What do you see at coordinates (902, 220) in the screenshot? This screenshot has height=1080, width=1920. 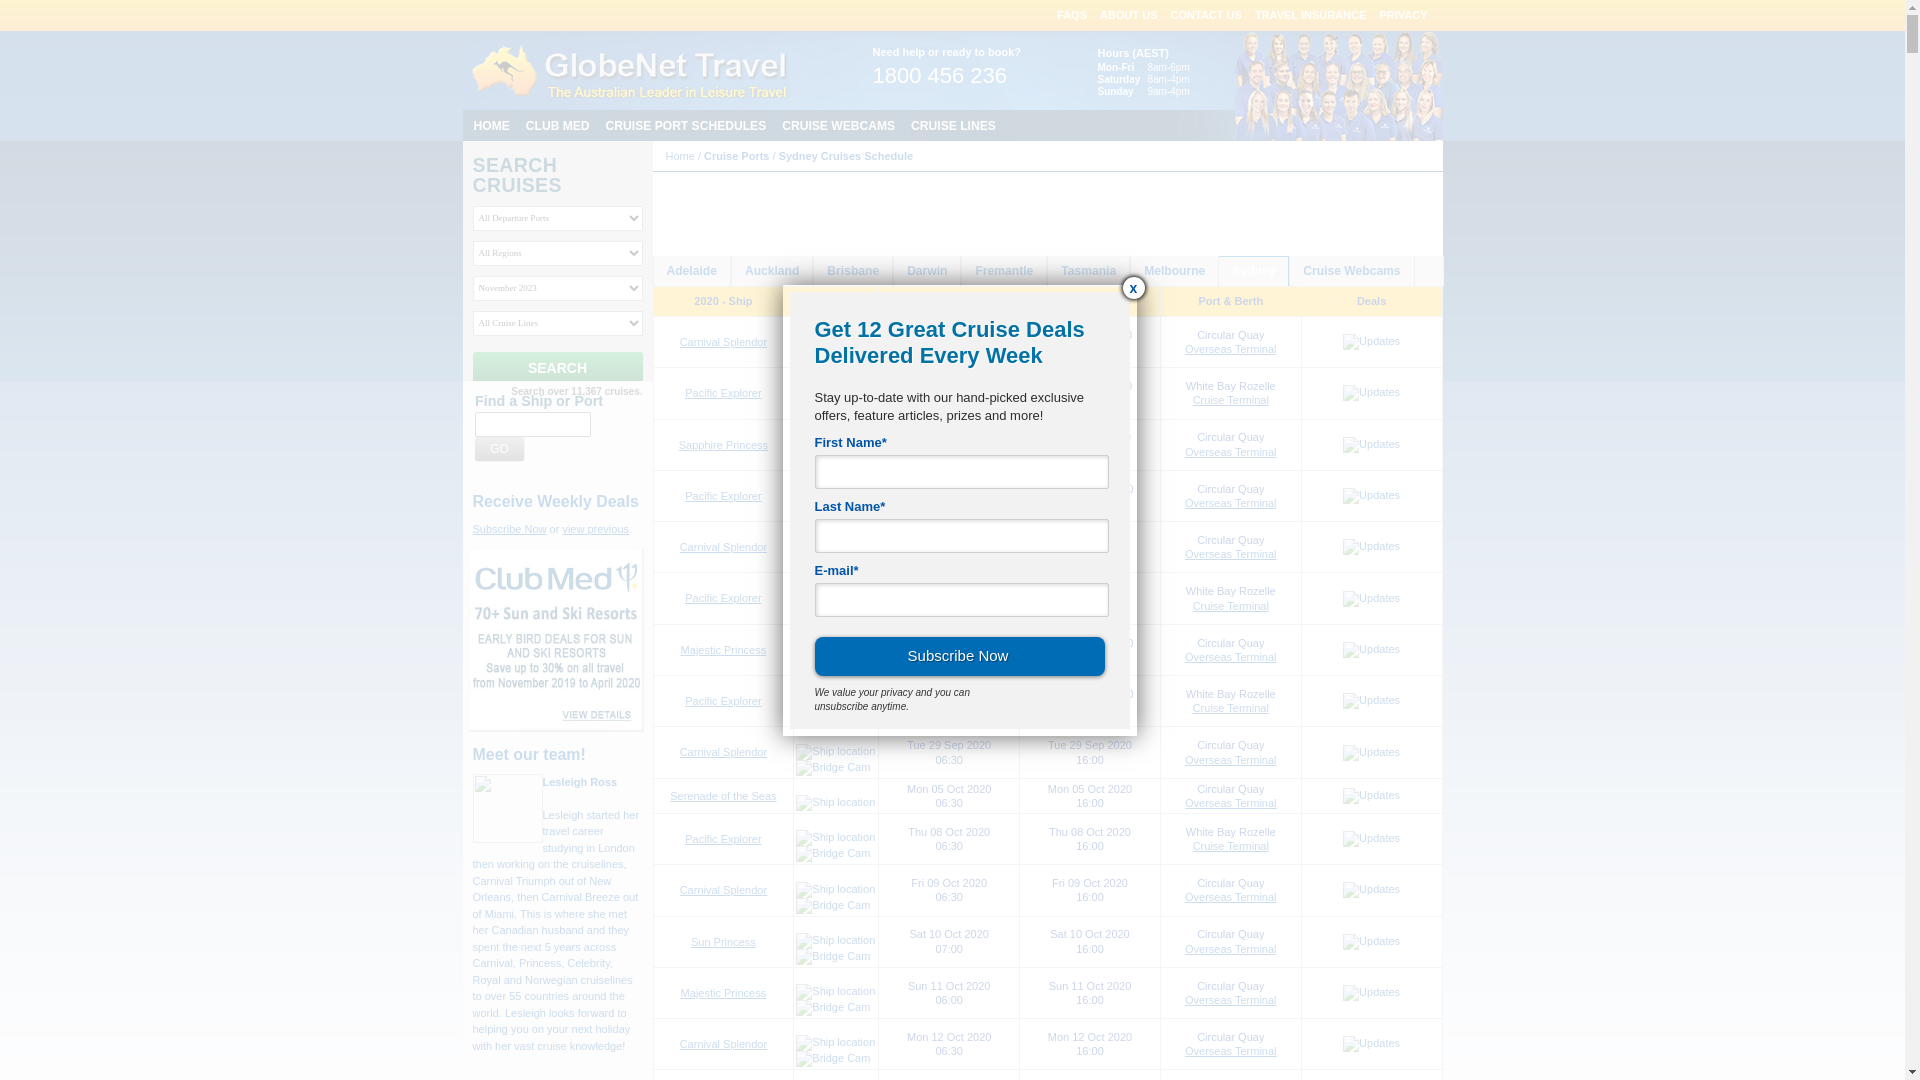 I see `'2021'` at bounding box center [902, 220].